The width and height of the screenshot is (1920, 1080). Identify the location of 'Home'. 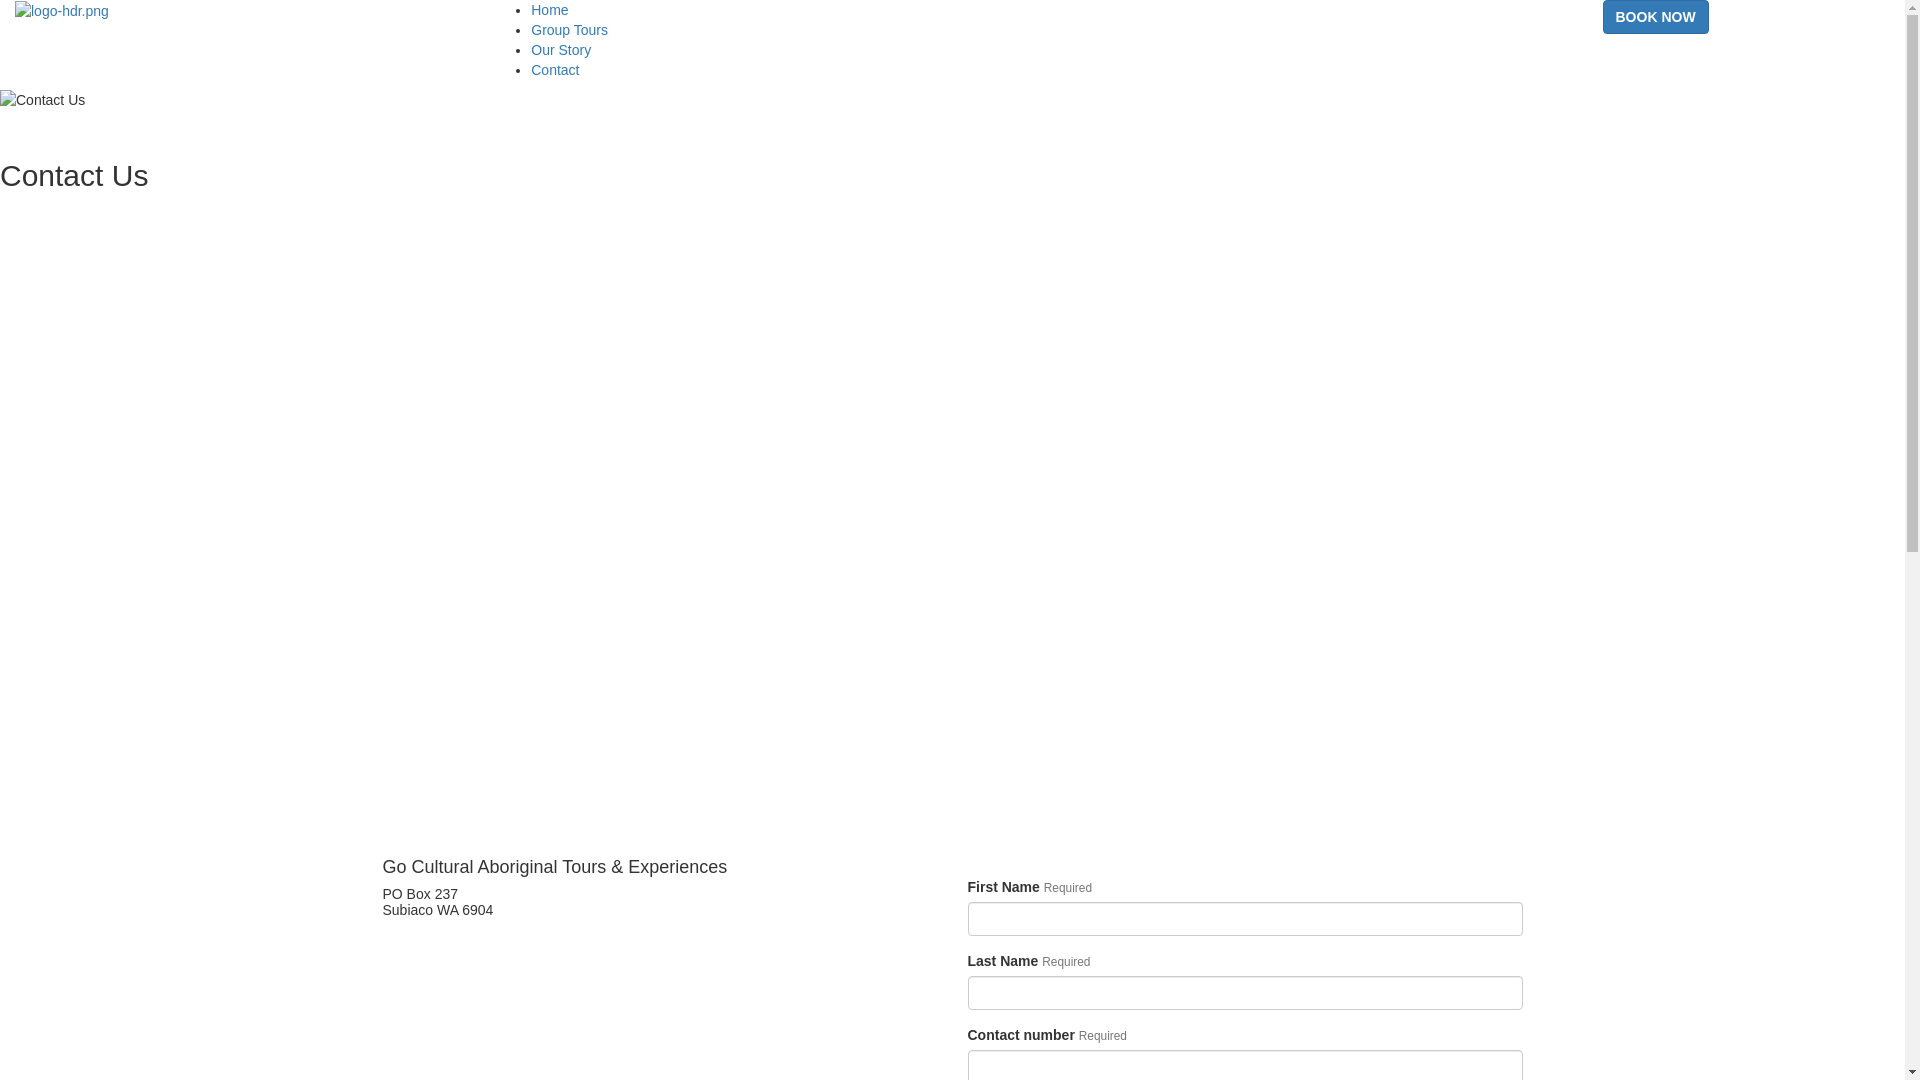
(549, 10).